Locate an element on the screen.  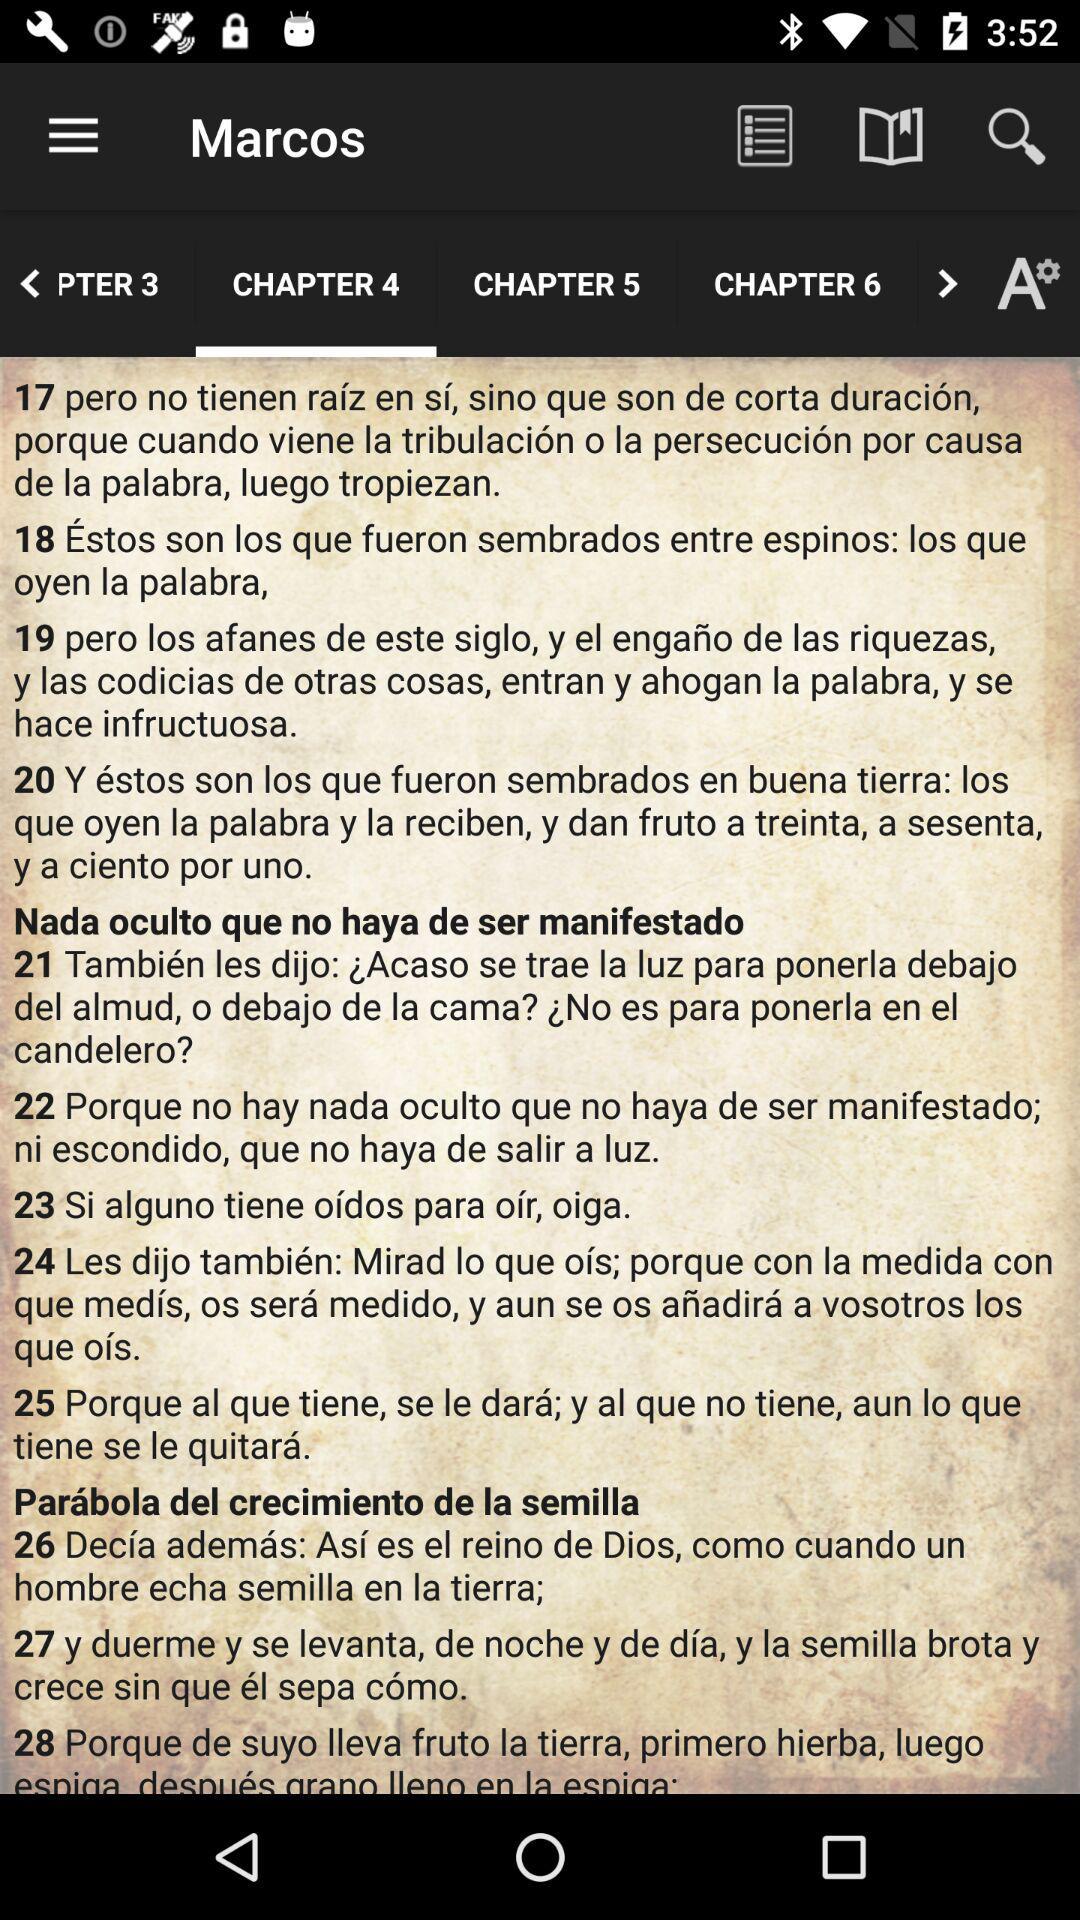
app to the left of chapter 6 app is located at coordinates (556, 282).